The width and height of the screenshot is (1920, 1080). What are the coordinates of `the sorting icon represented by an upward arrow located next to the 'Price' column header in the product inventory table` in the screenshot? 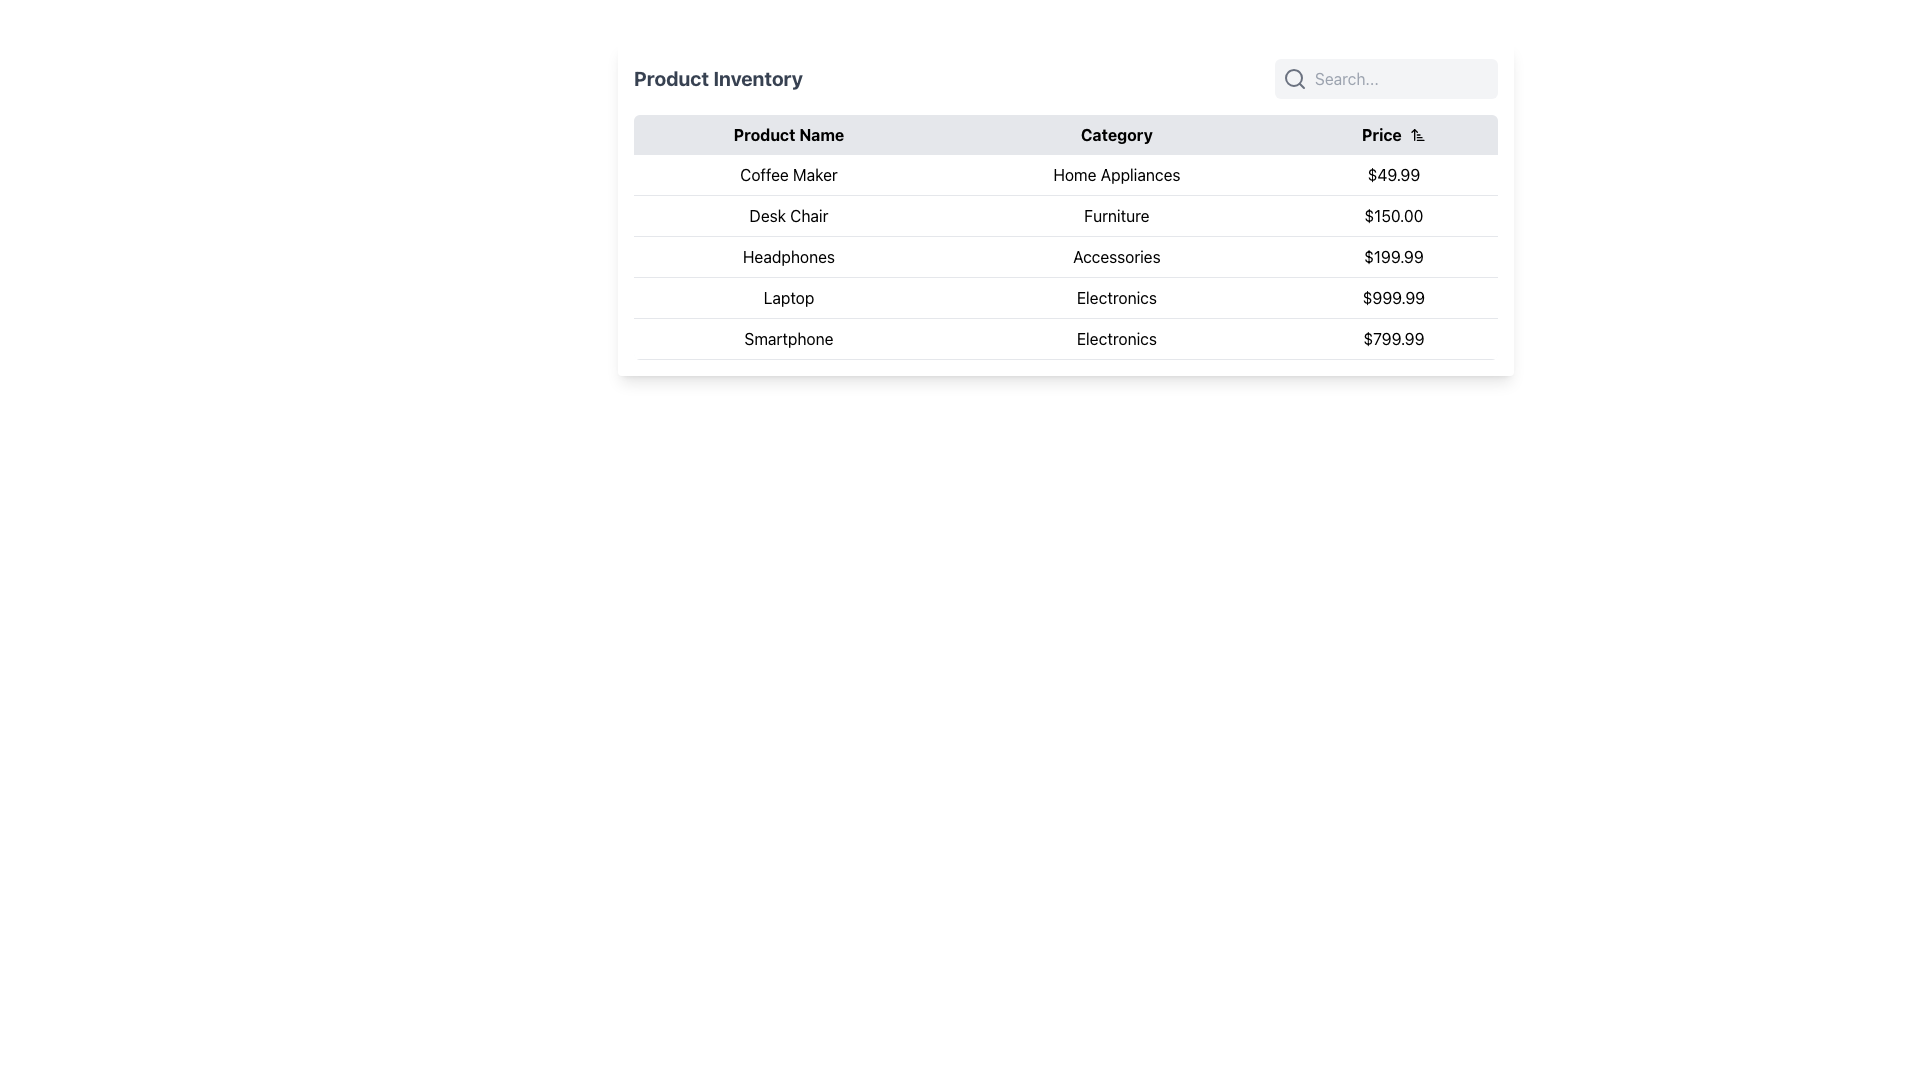 It's located at (1416, 135).